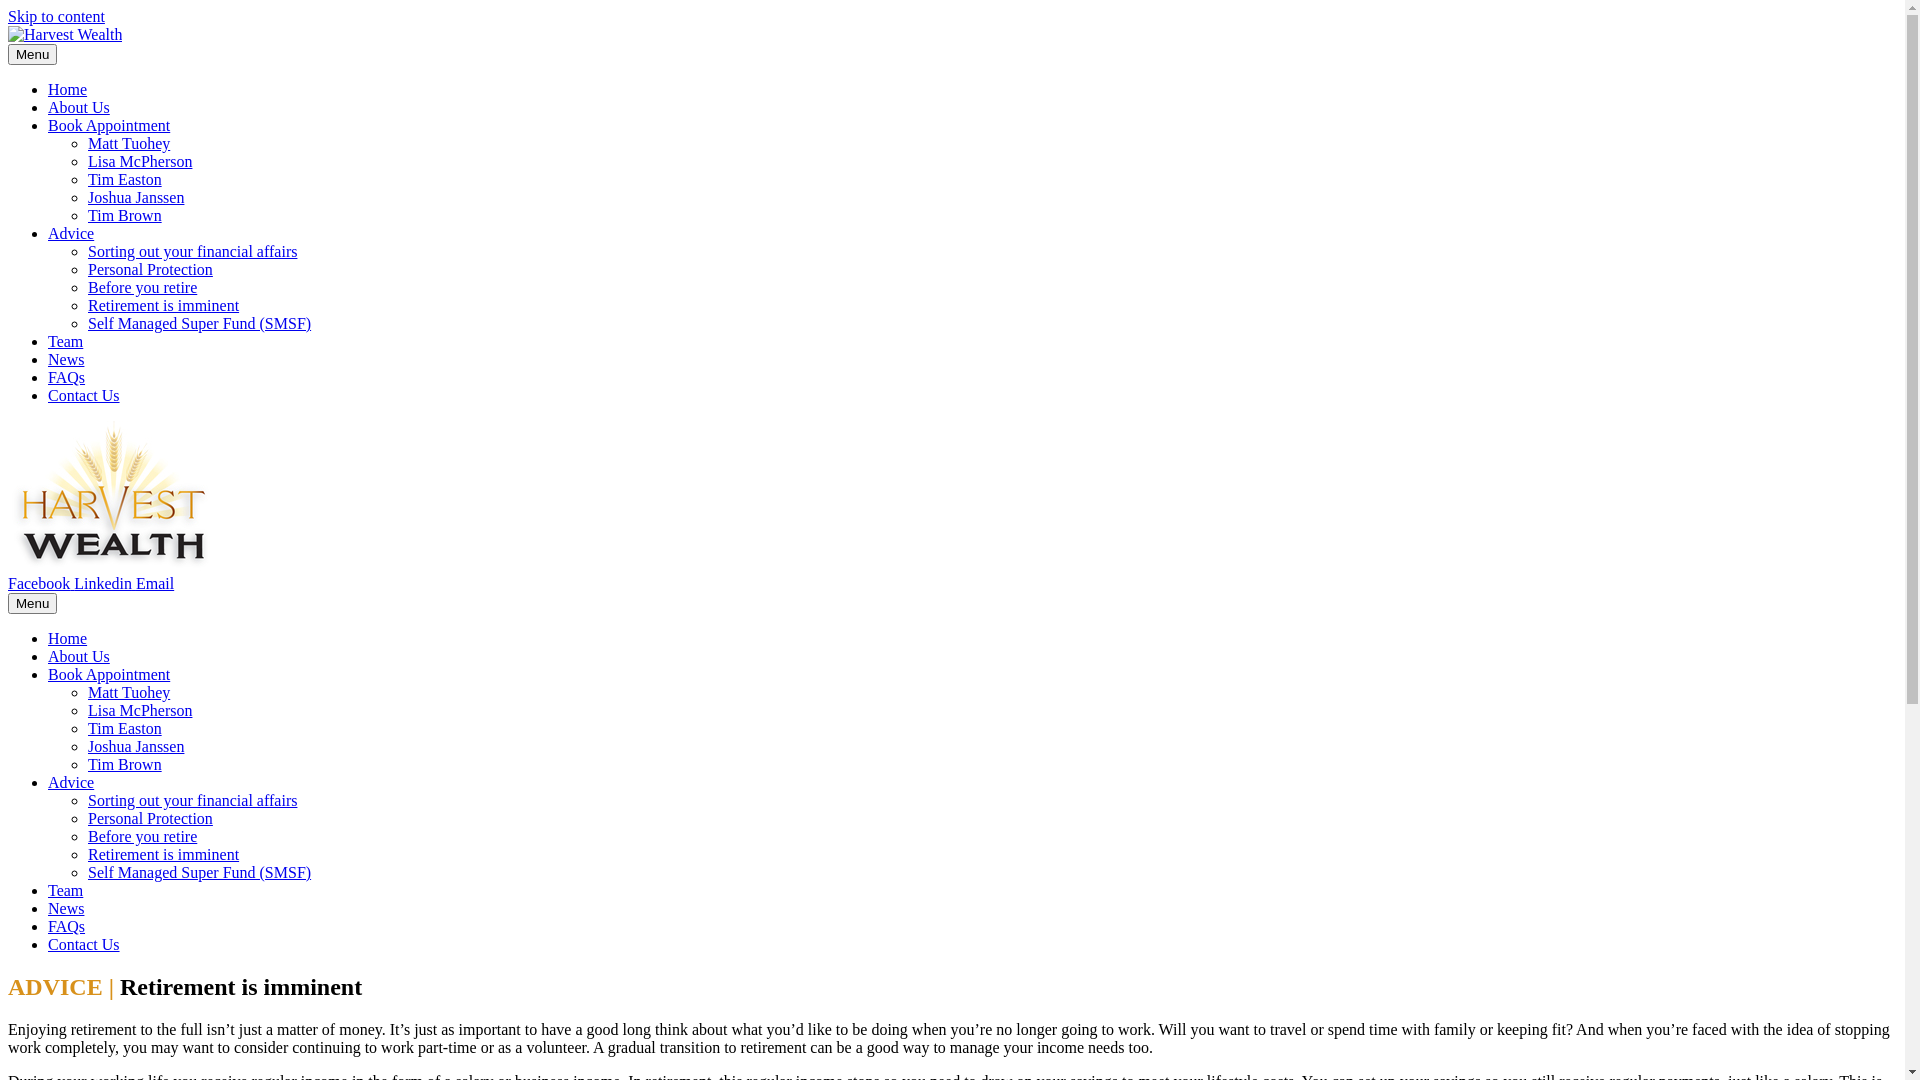  I want to click on 'About Us', so click(78, 656).